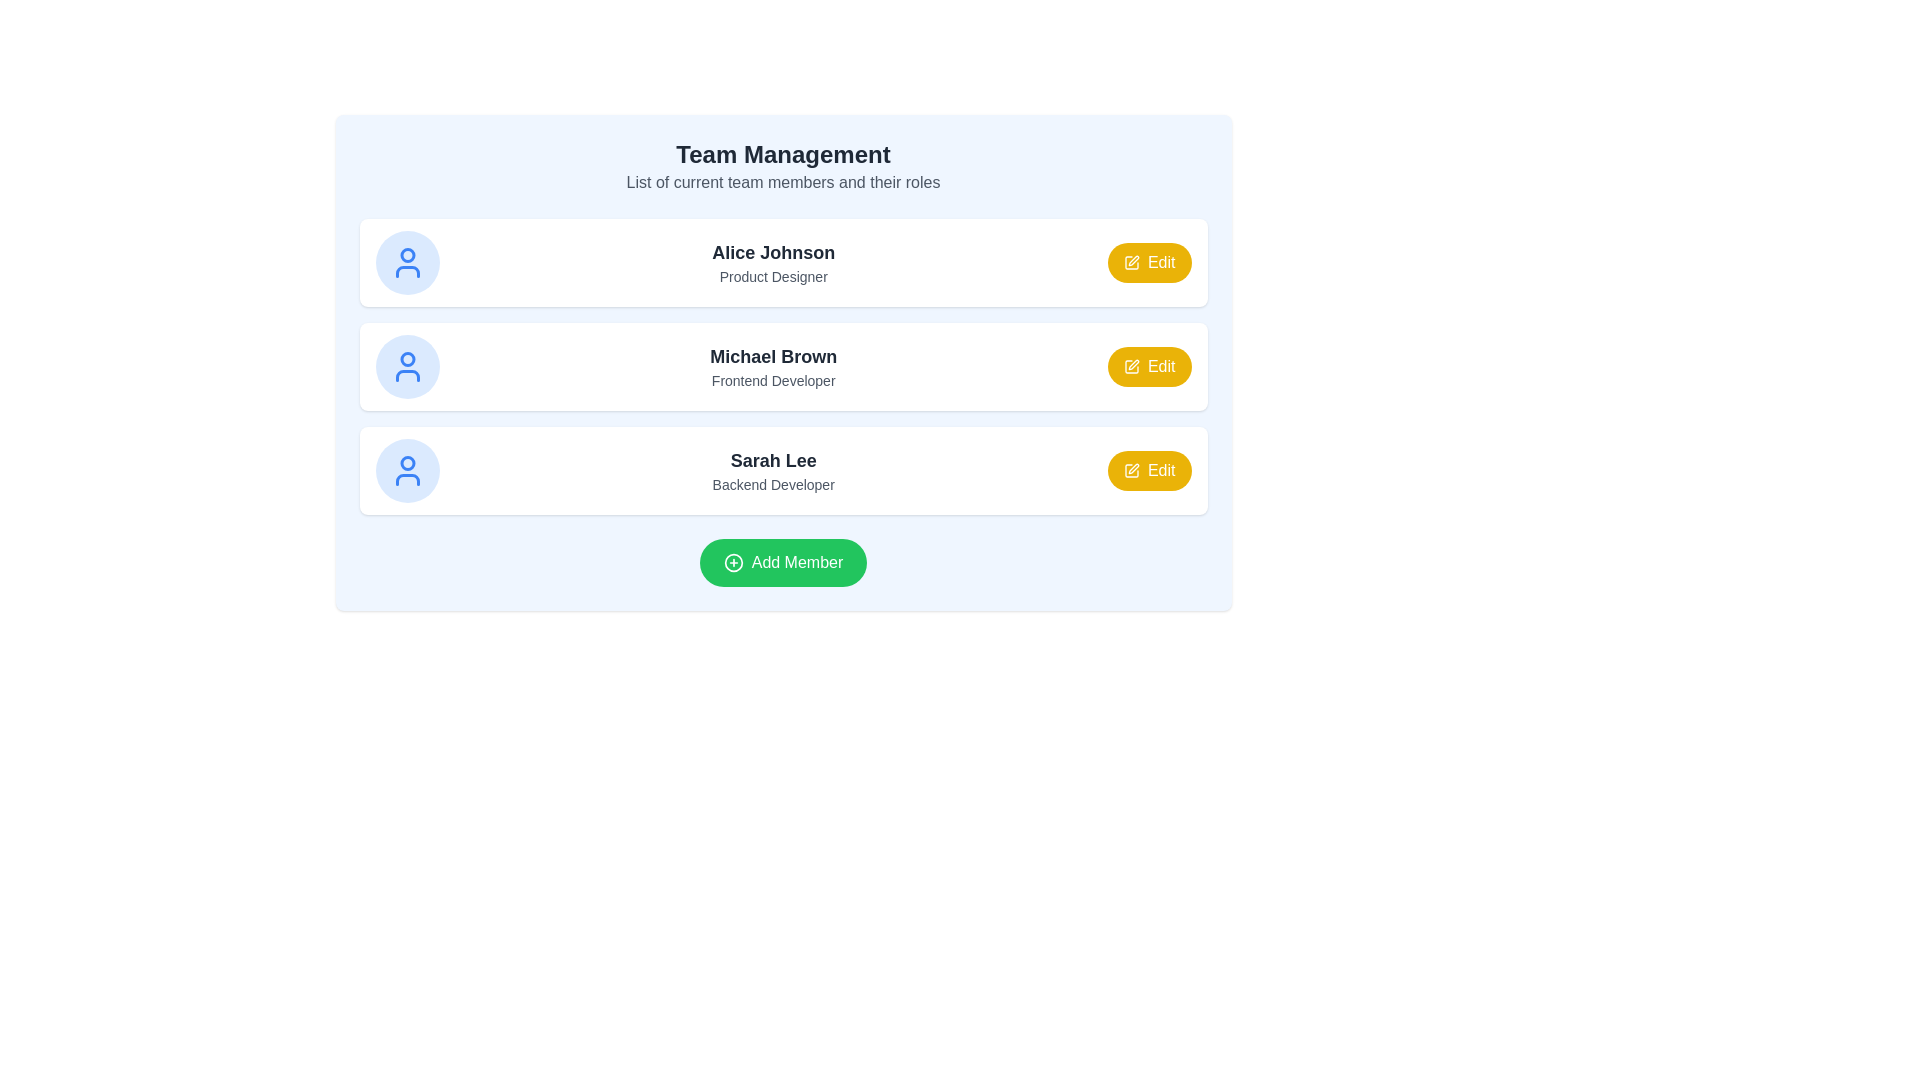 The image size is (1920, 1080). I want to click on the bolded text label displaying 'Alice Johnson', which is the primary label in the 'Team Management' section, positioned above 'Product Designer', so click(772, 252).